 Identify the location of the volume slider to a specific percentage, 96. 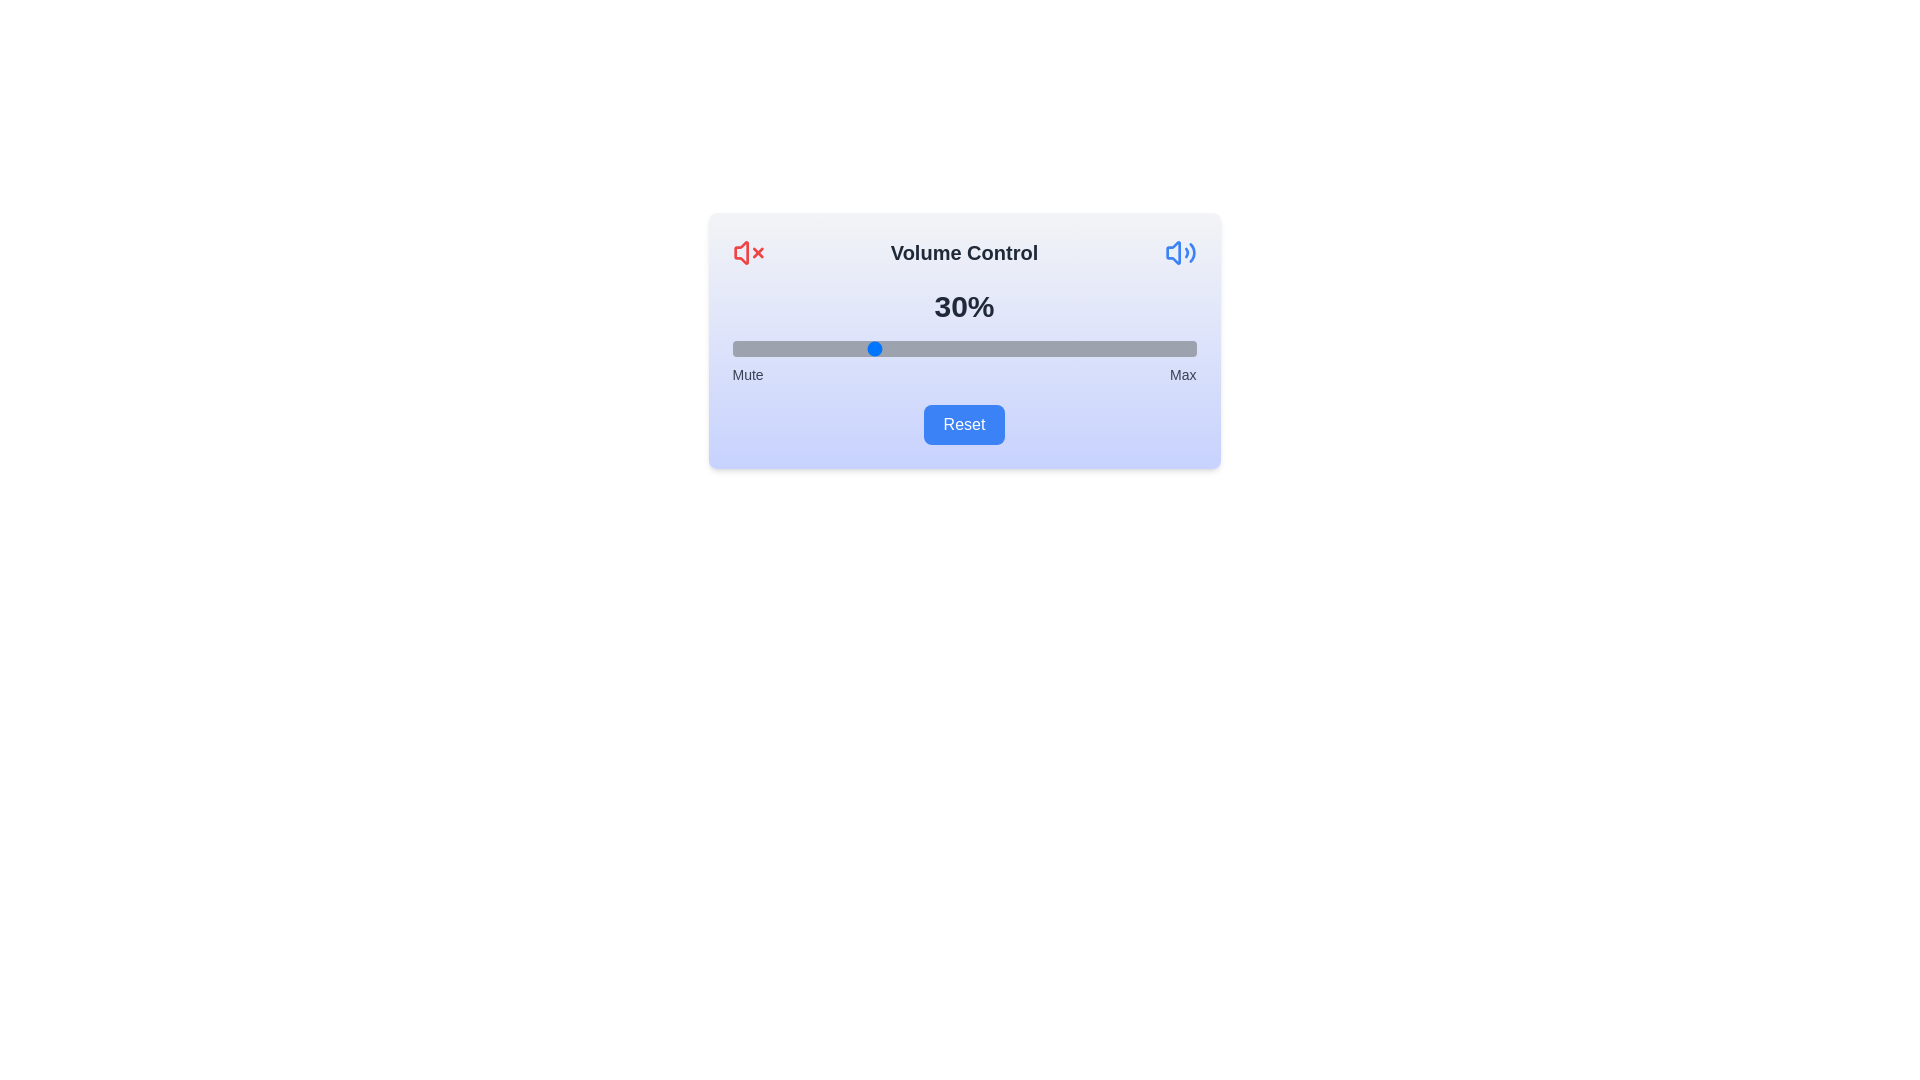
(1177, 347).